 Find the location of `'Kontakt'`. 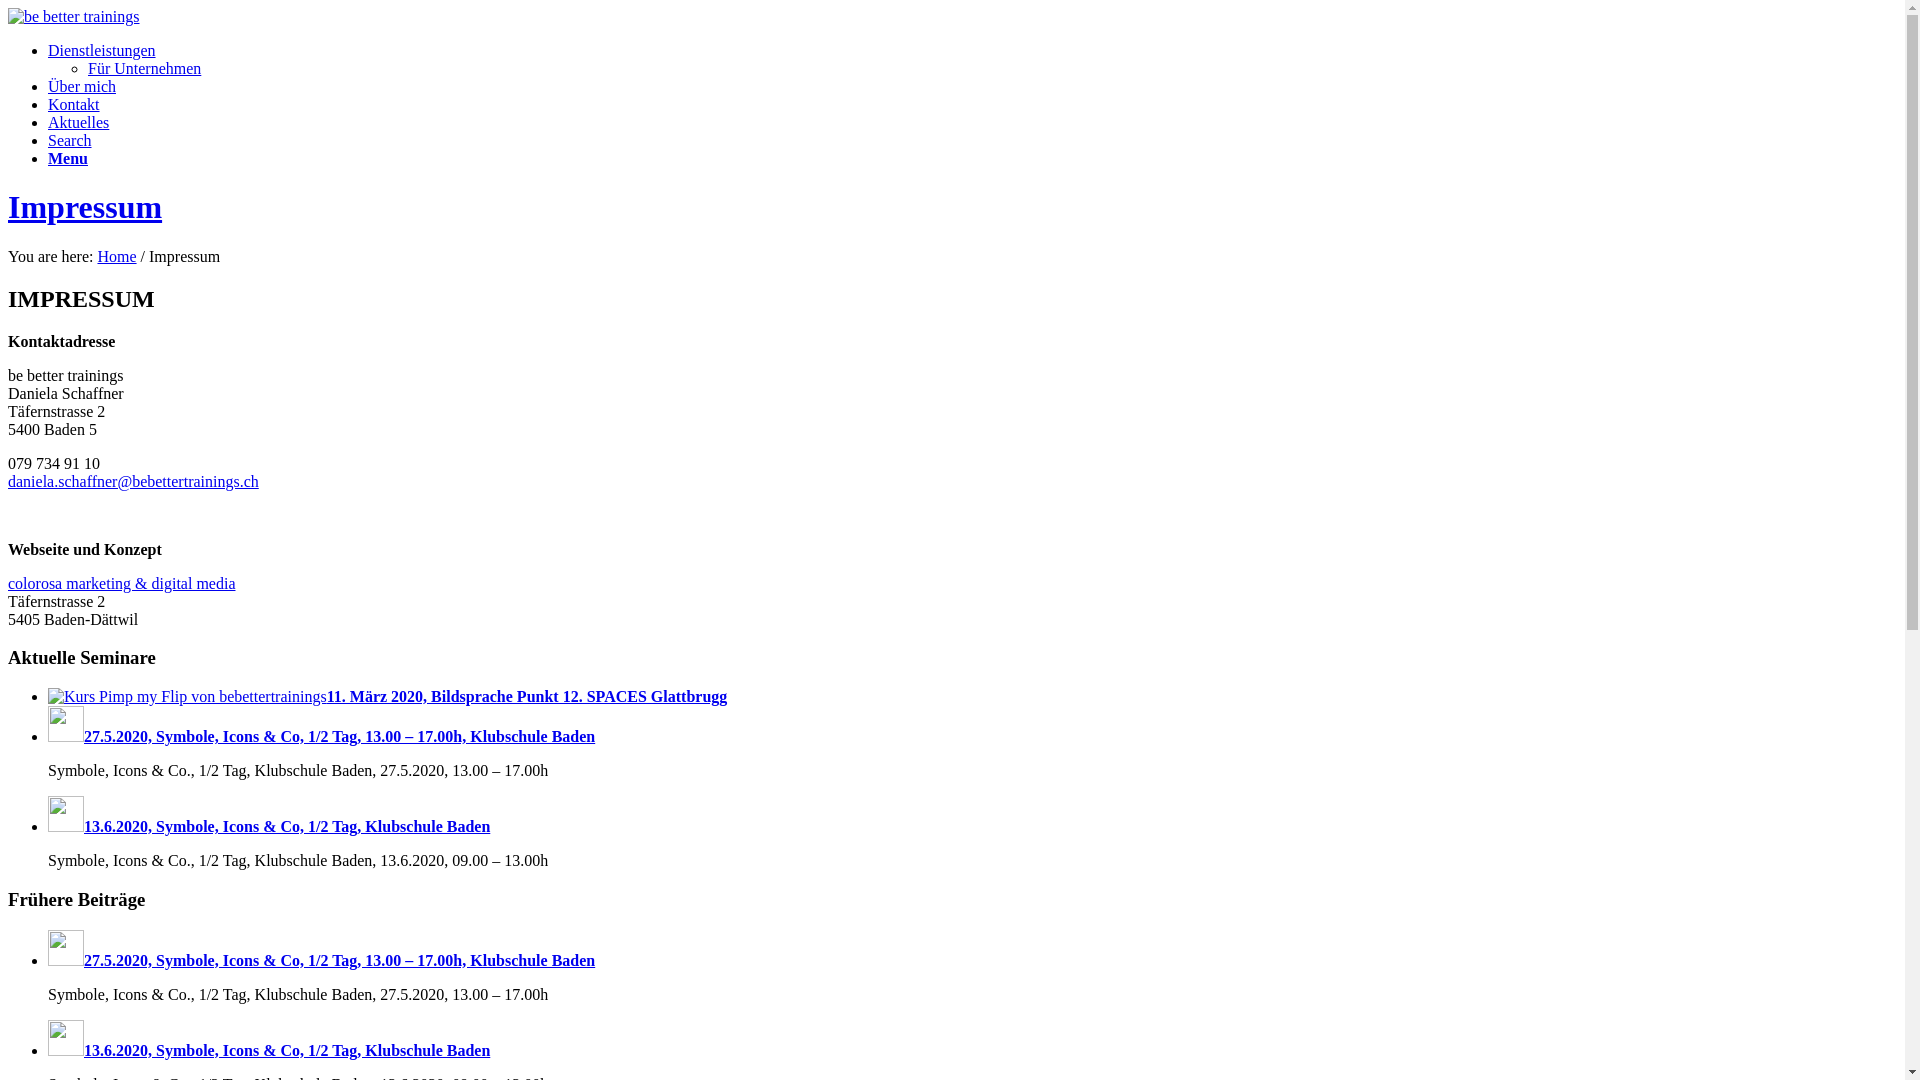

'Kontakt' is located at coordinates (73, 104).